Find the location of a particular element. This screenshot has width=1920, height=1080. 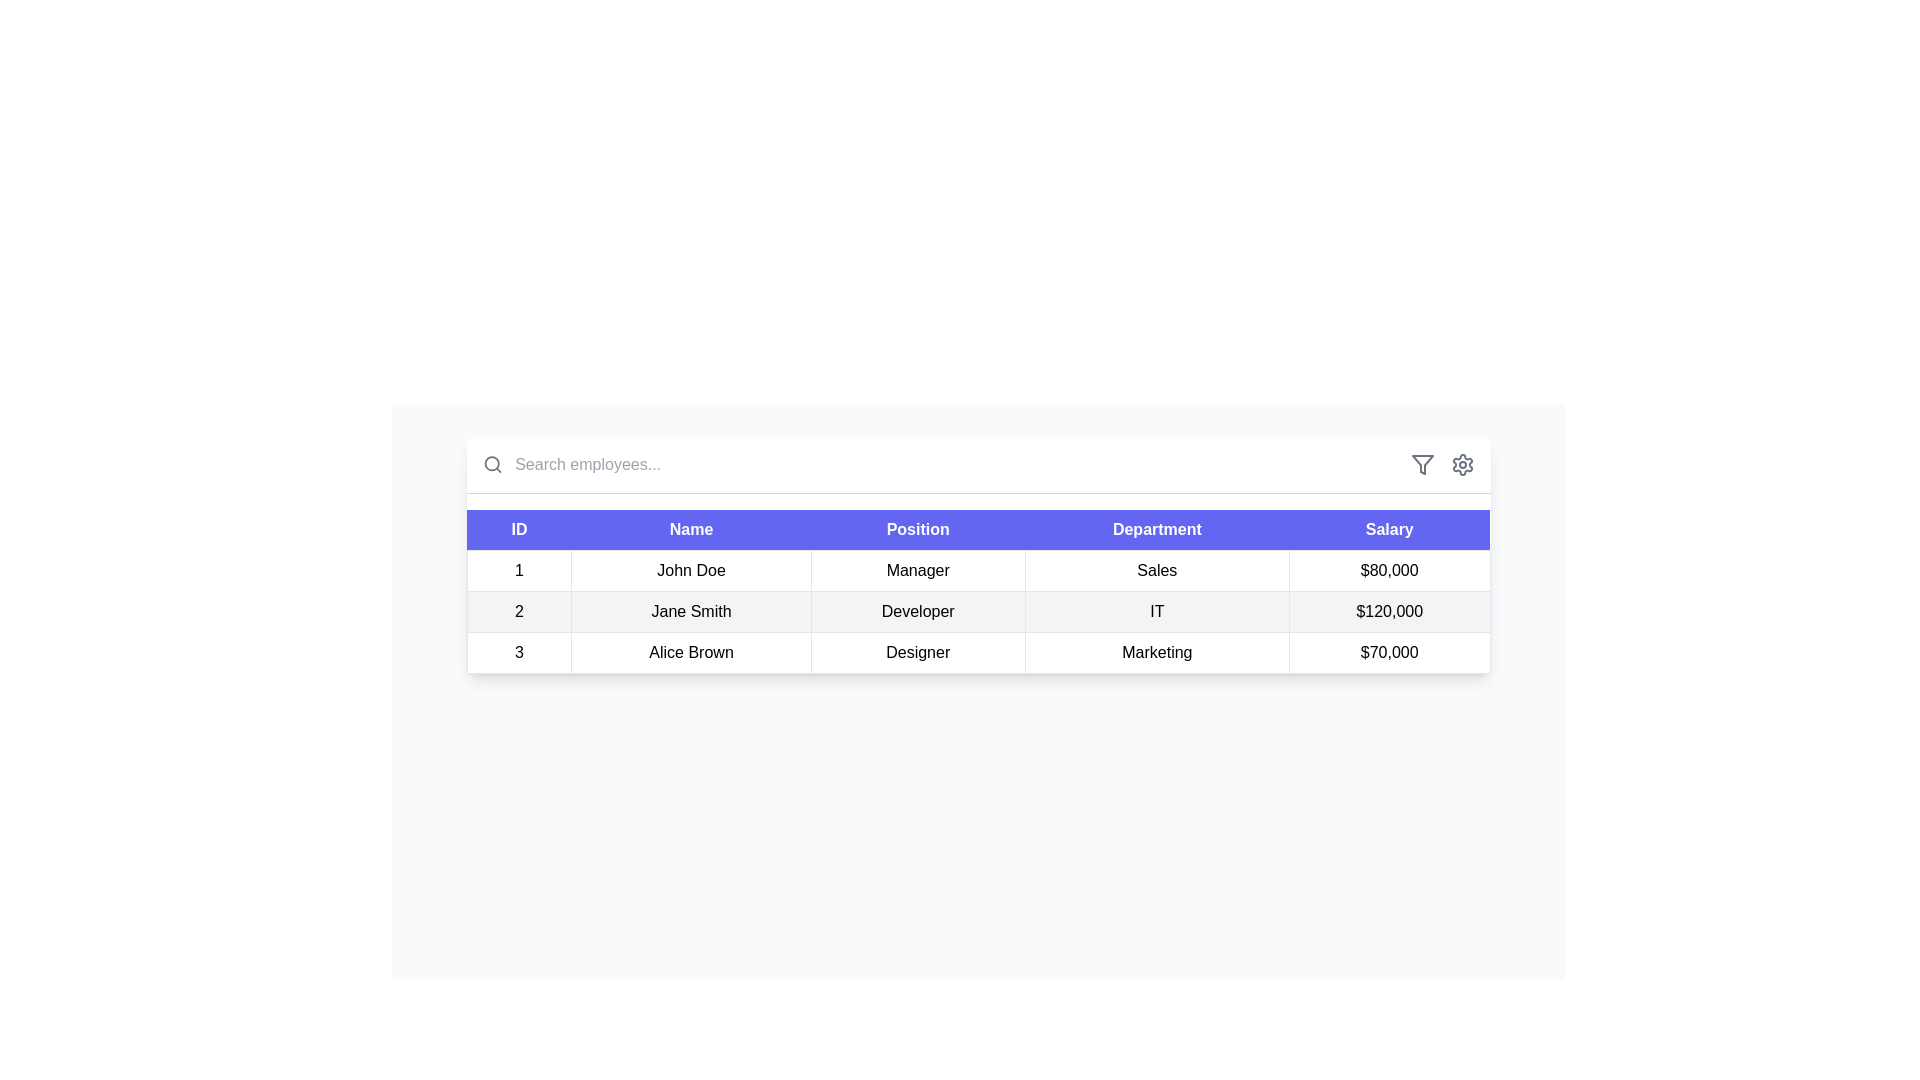

the text label displaying 'Sales' which is positioned in the fourth column of the first row of the table, adjacent to the 'Manager' column on the left and '$80,000' on the right is located at coordinates (1157, 570).